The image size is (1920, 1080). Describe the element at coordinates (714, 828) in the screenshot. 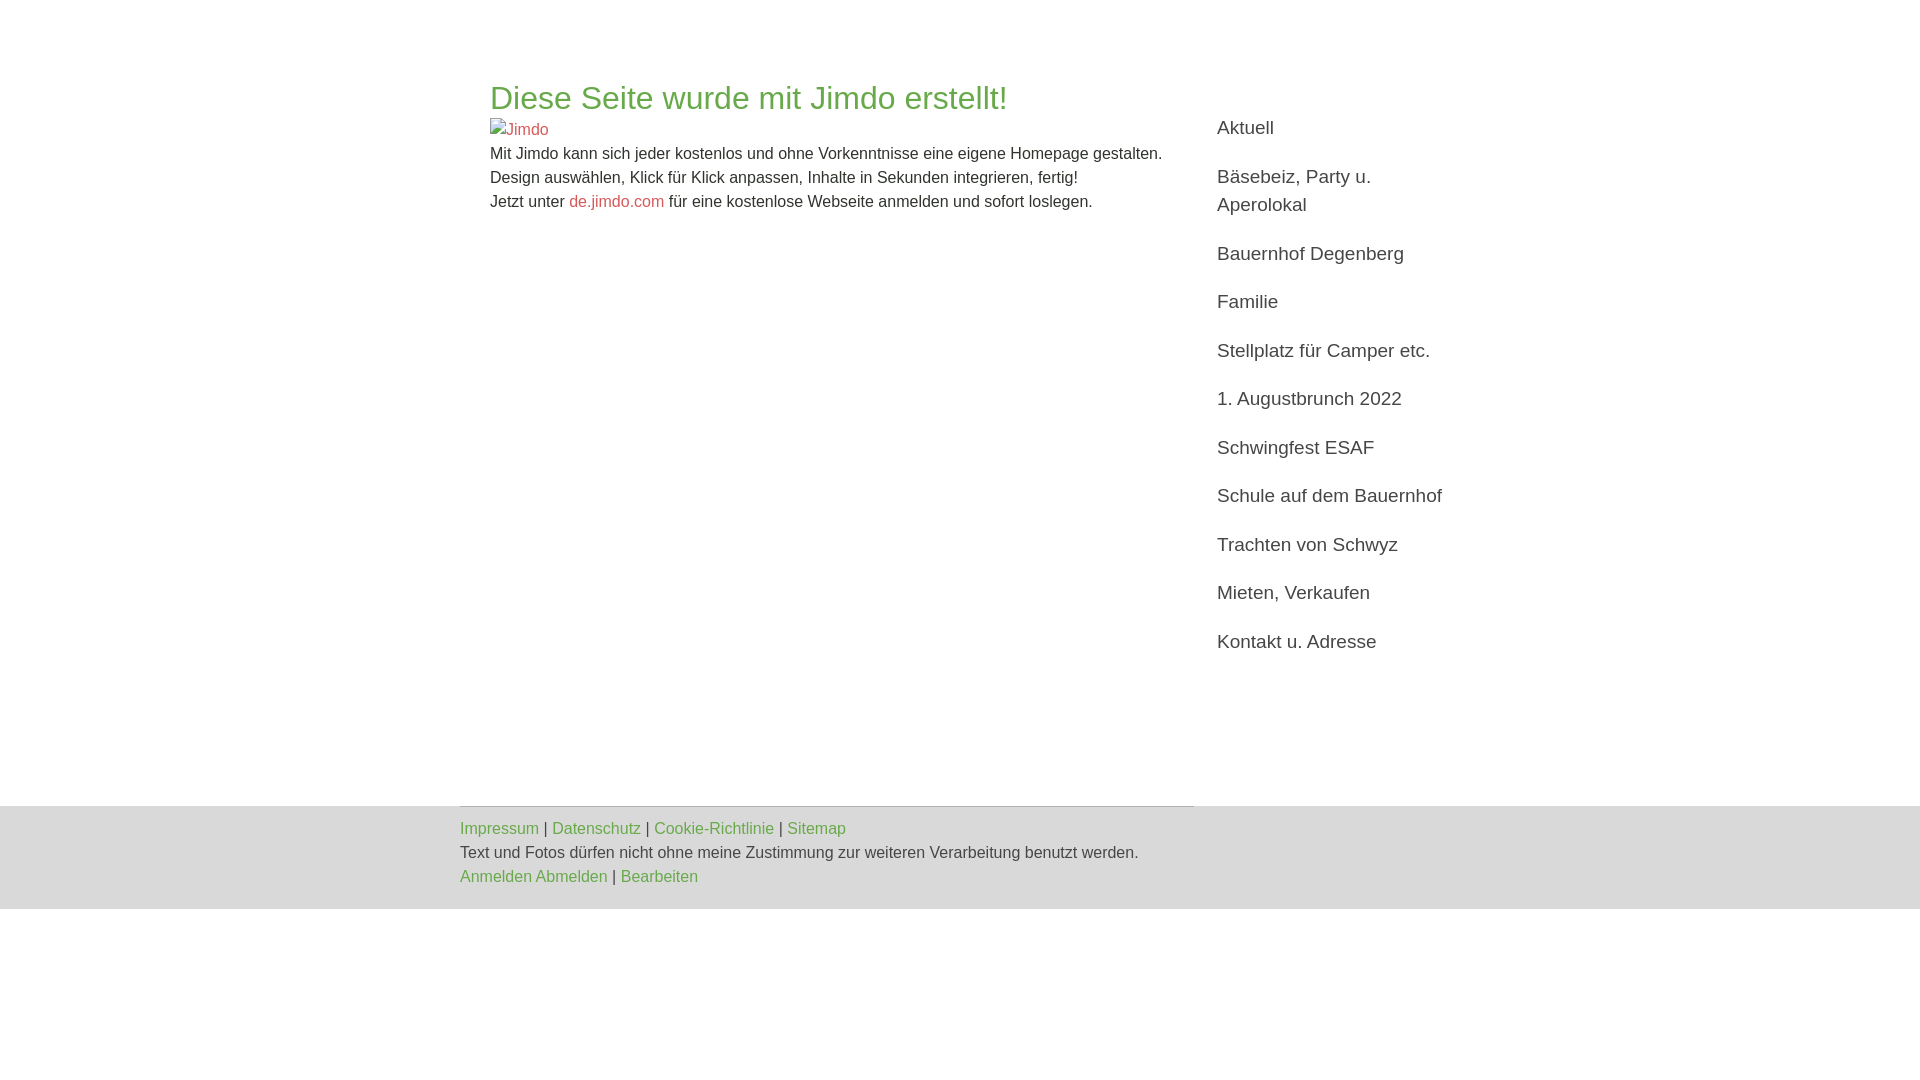

I see `'Cookie-Richtlinie'` at that location.